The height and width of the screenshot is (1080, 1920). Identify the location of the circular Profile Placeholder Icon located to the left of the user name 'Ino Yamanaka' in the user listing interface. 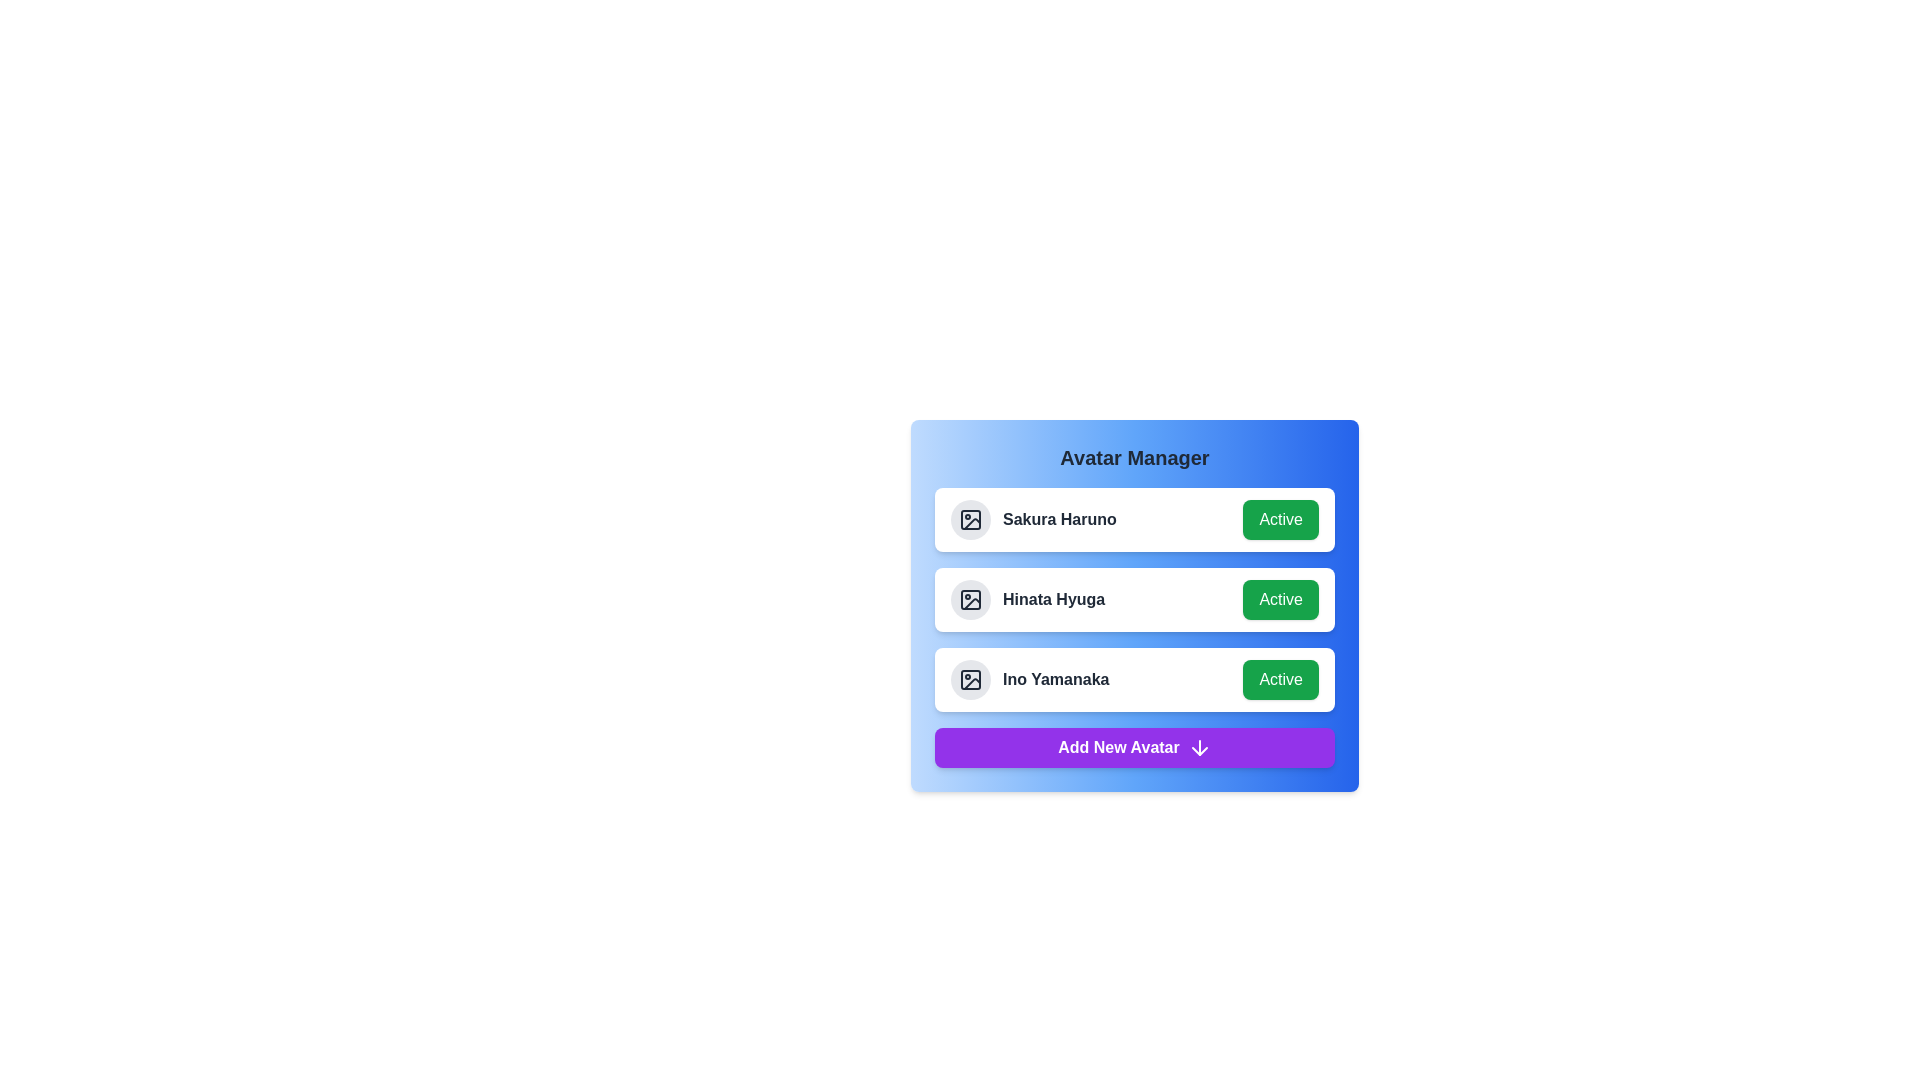
(970, 678).